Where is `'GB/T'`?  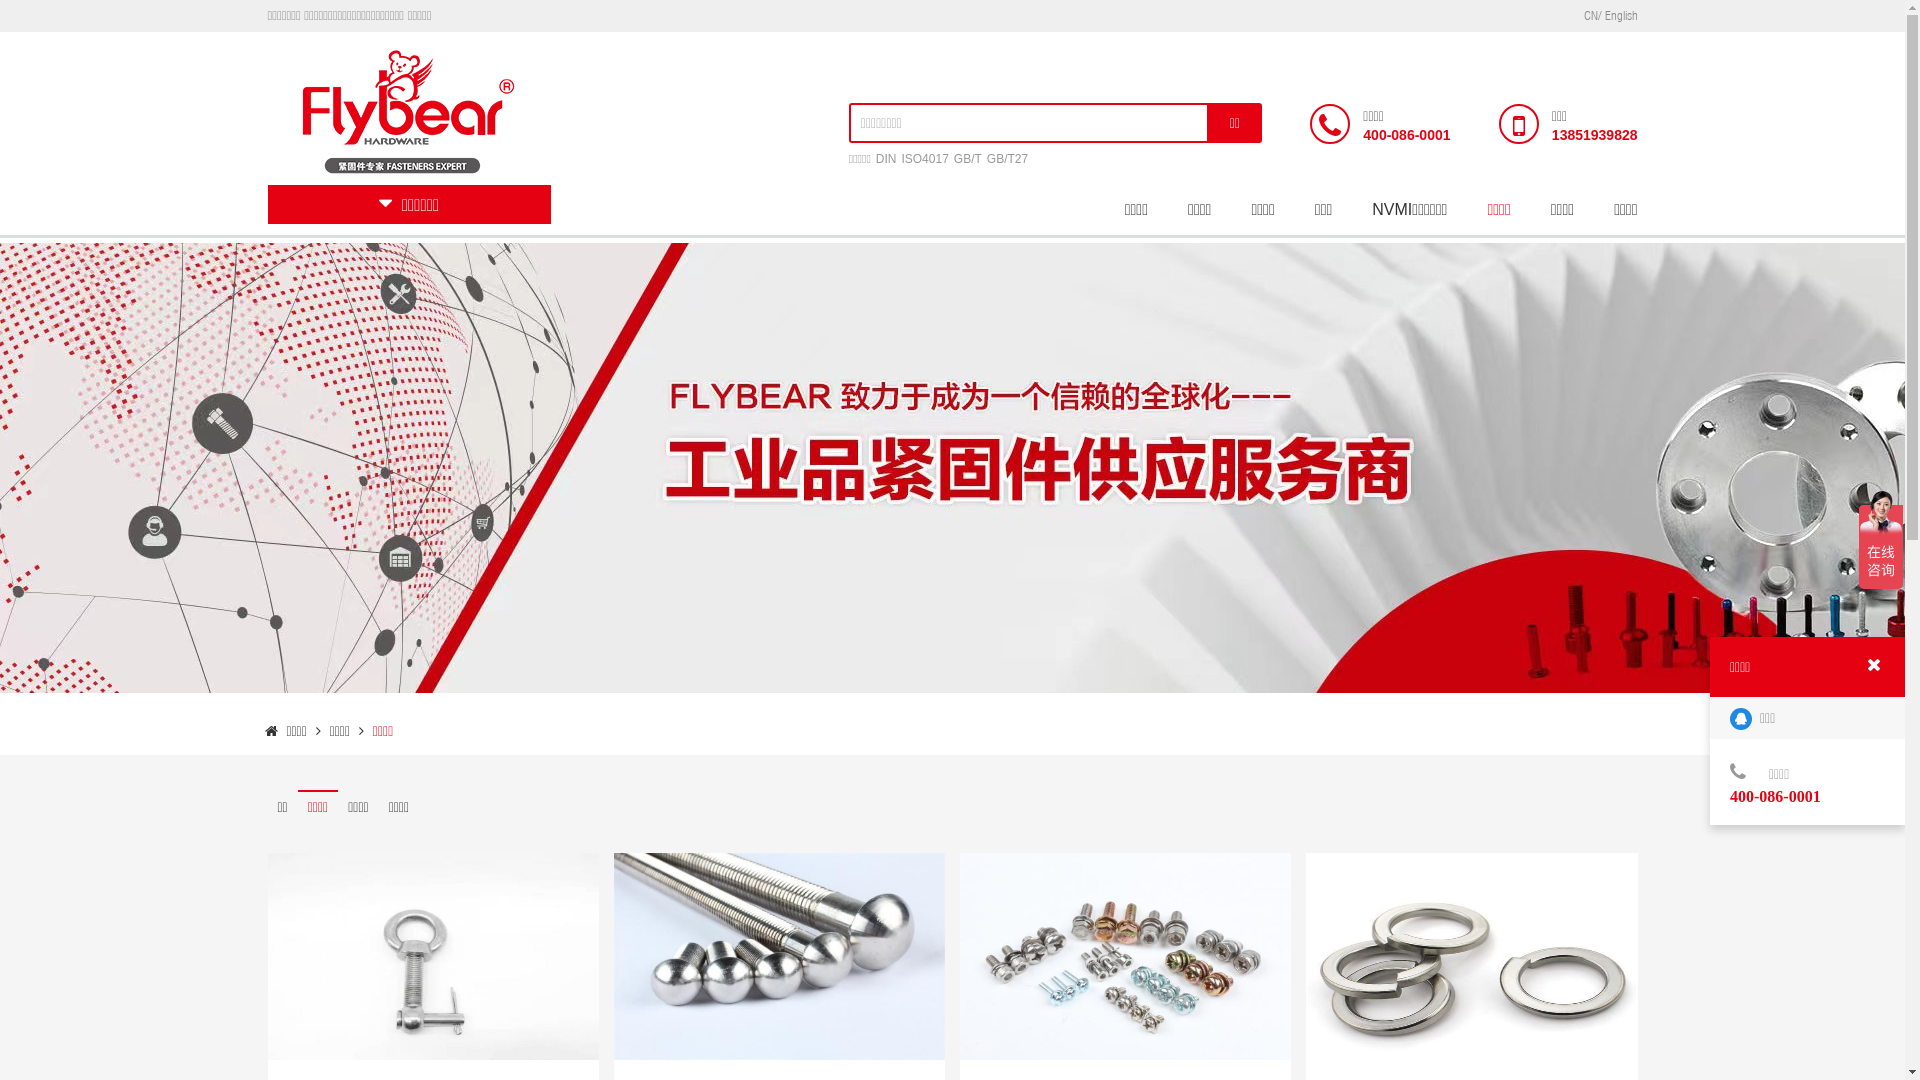
'GB/T' is located at coordinates (968, 157).